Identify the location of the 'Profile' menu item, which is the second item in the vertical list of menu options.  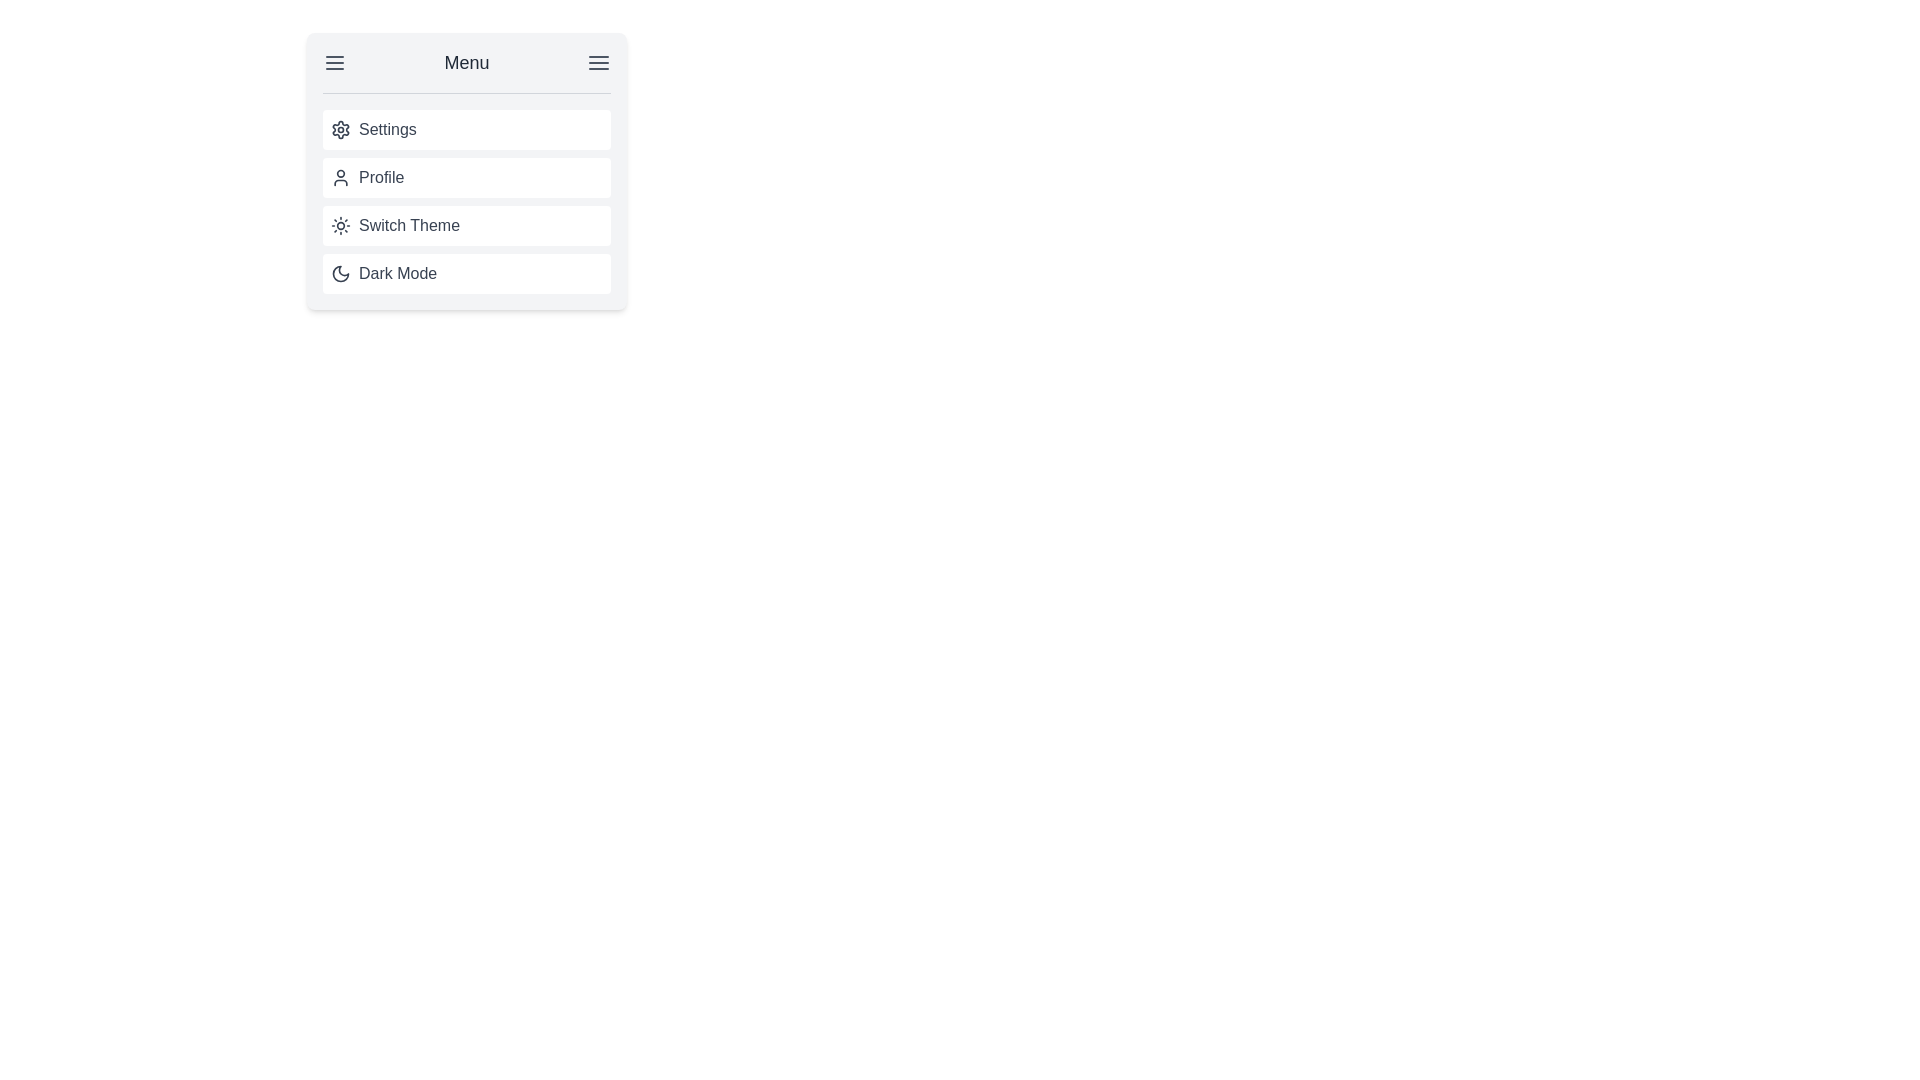
(465, 176).